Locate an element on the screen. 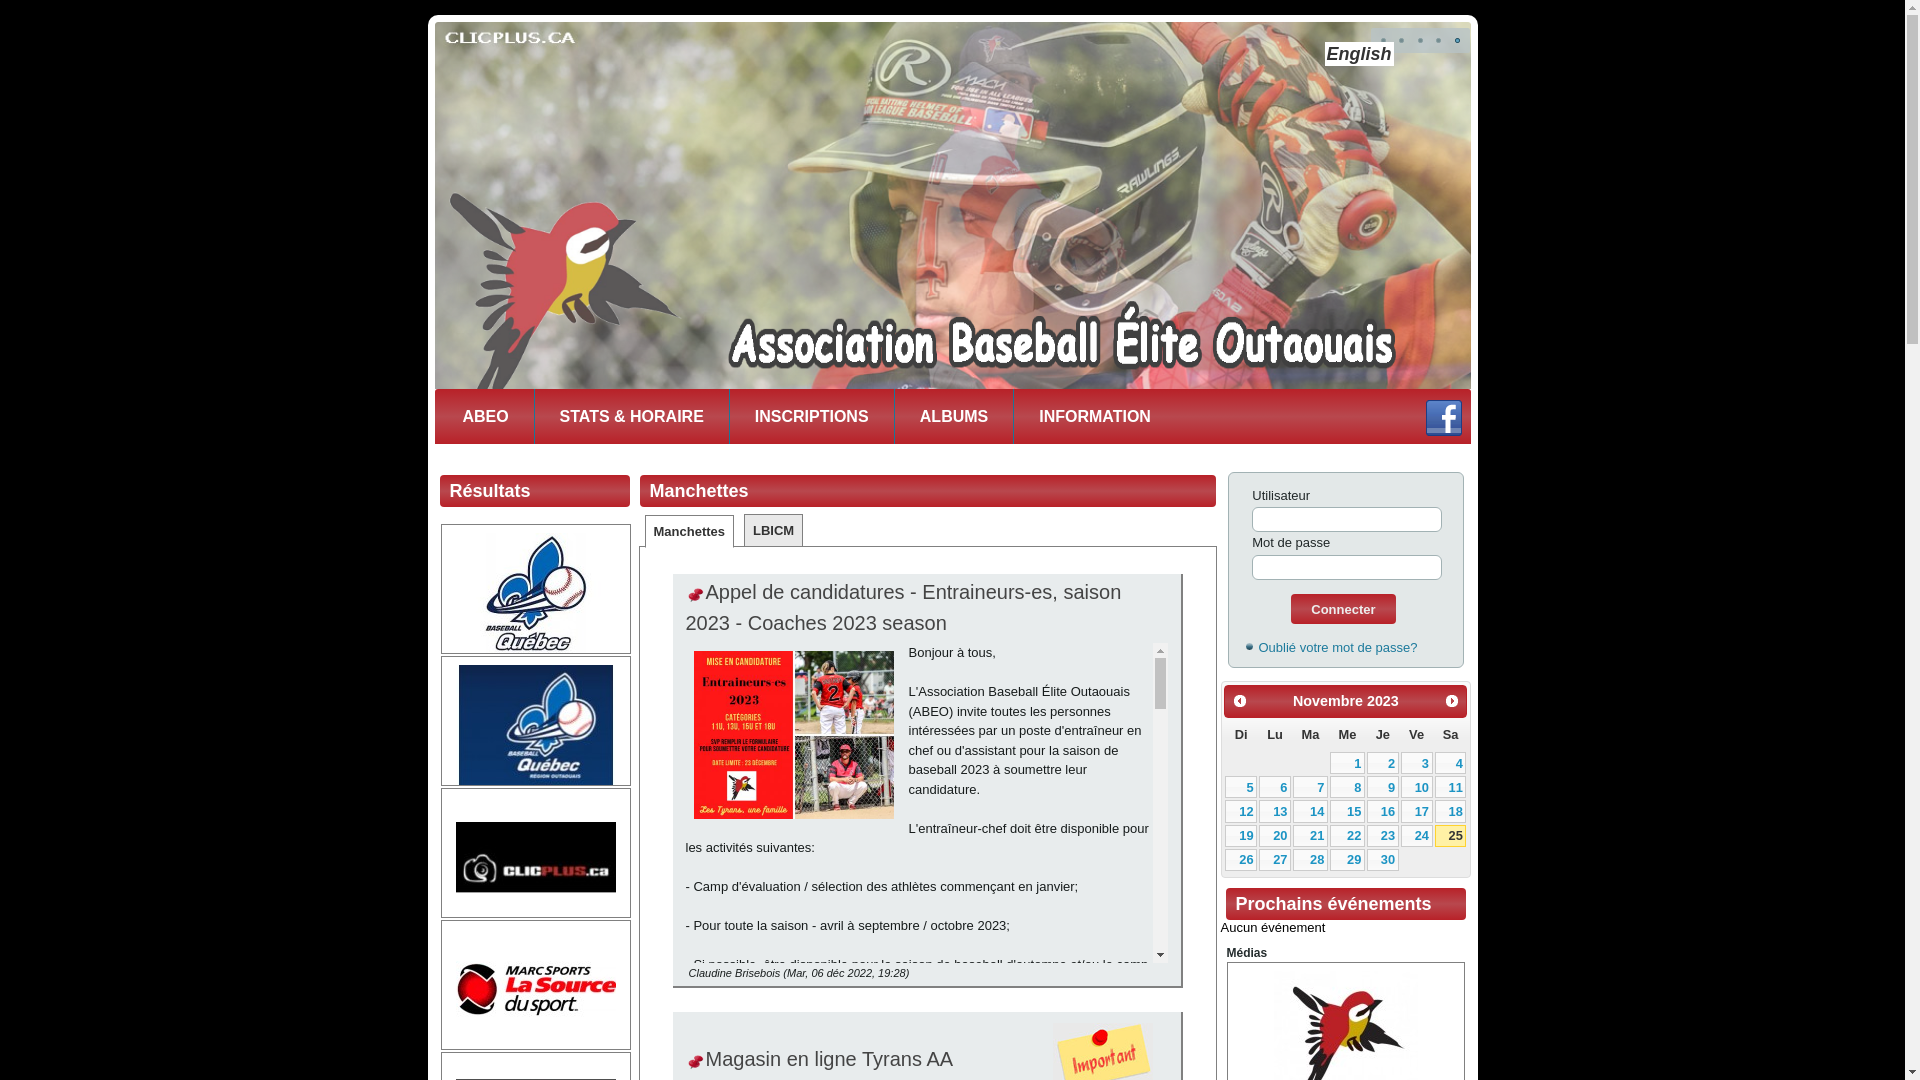 The width and height of the screenshot is (1920, 1080). '14' is located at coordinates (1310, 810).